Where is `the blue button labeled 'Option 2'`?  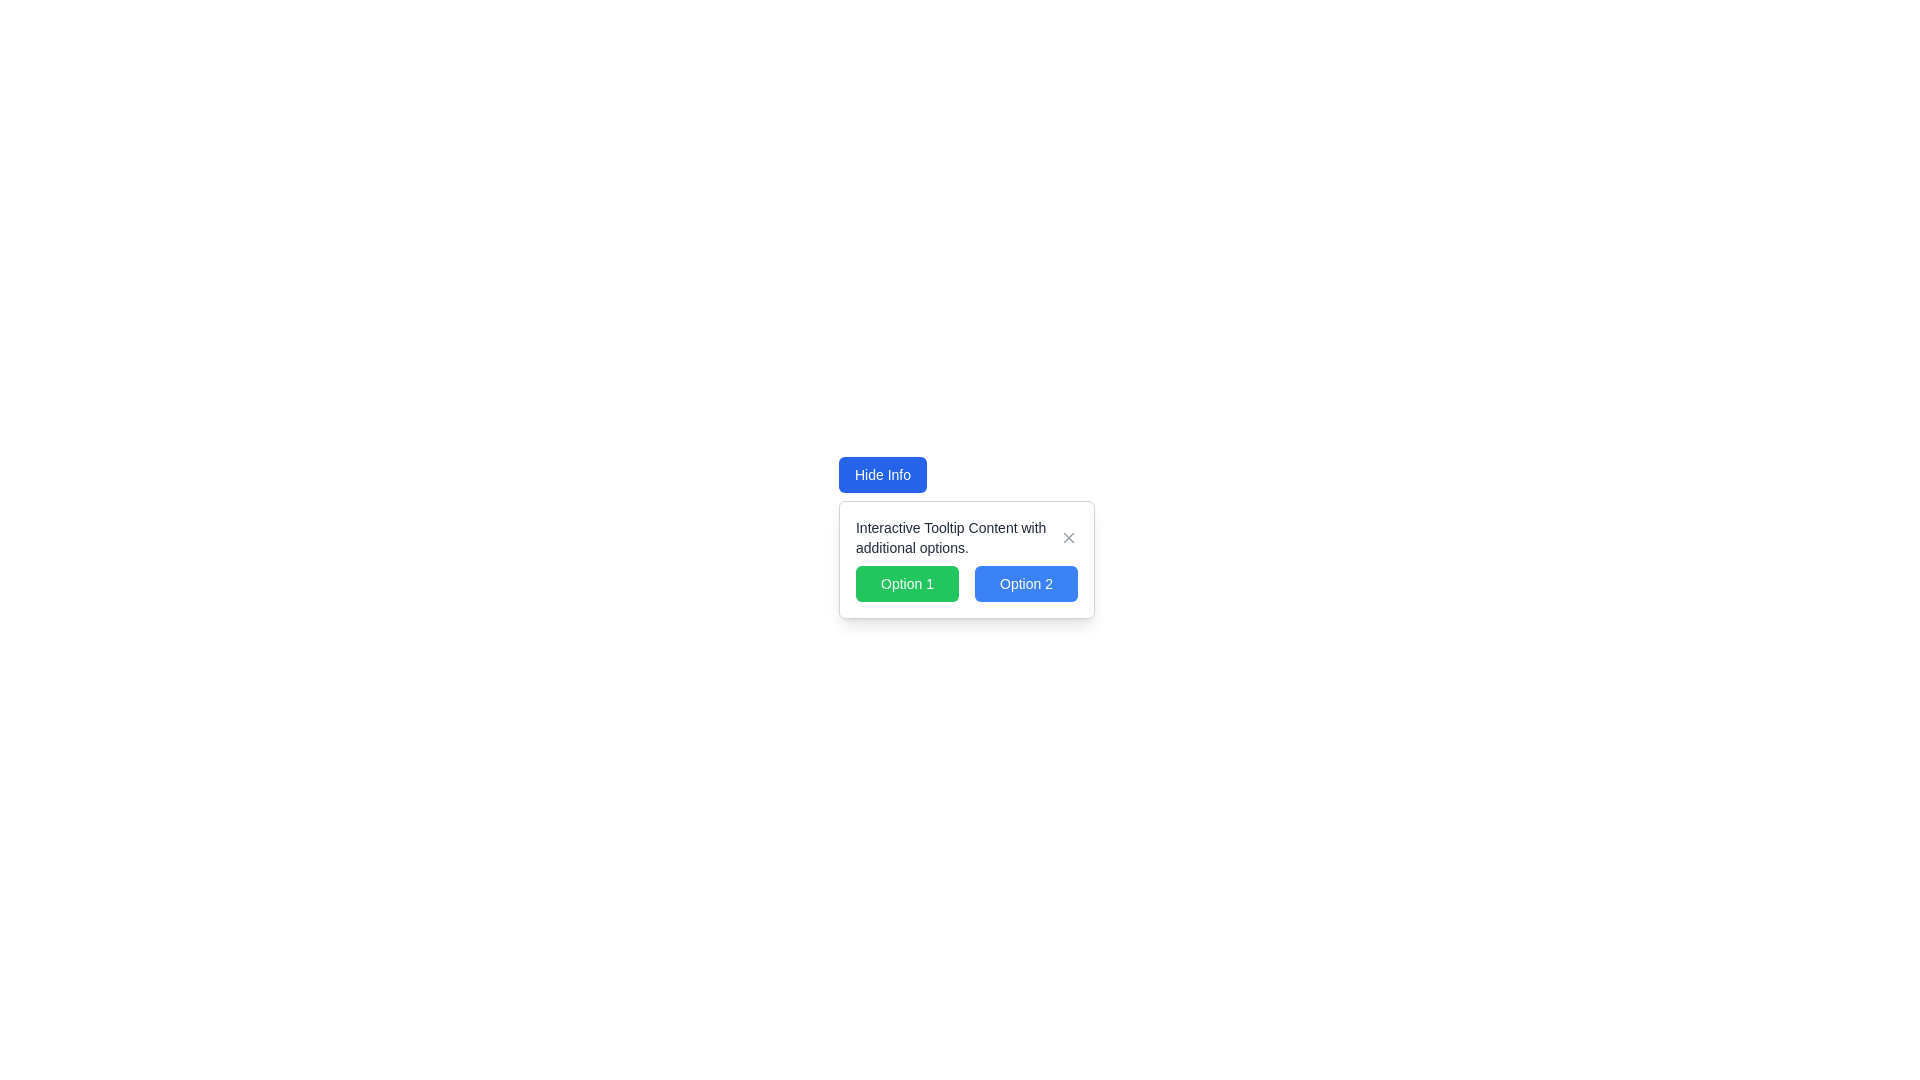 the blue button labeled 'Option 2' is located at coordinates (1026, 583).